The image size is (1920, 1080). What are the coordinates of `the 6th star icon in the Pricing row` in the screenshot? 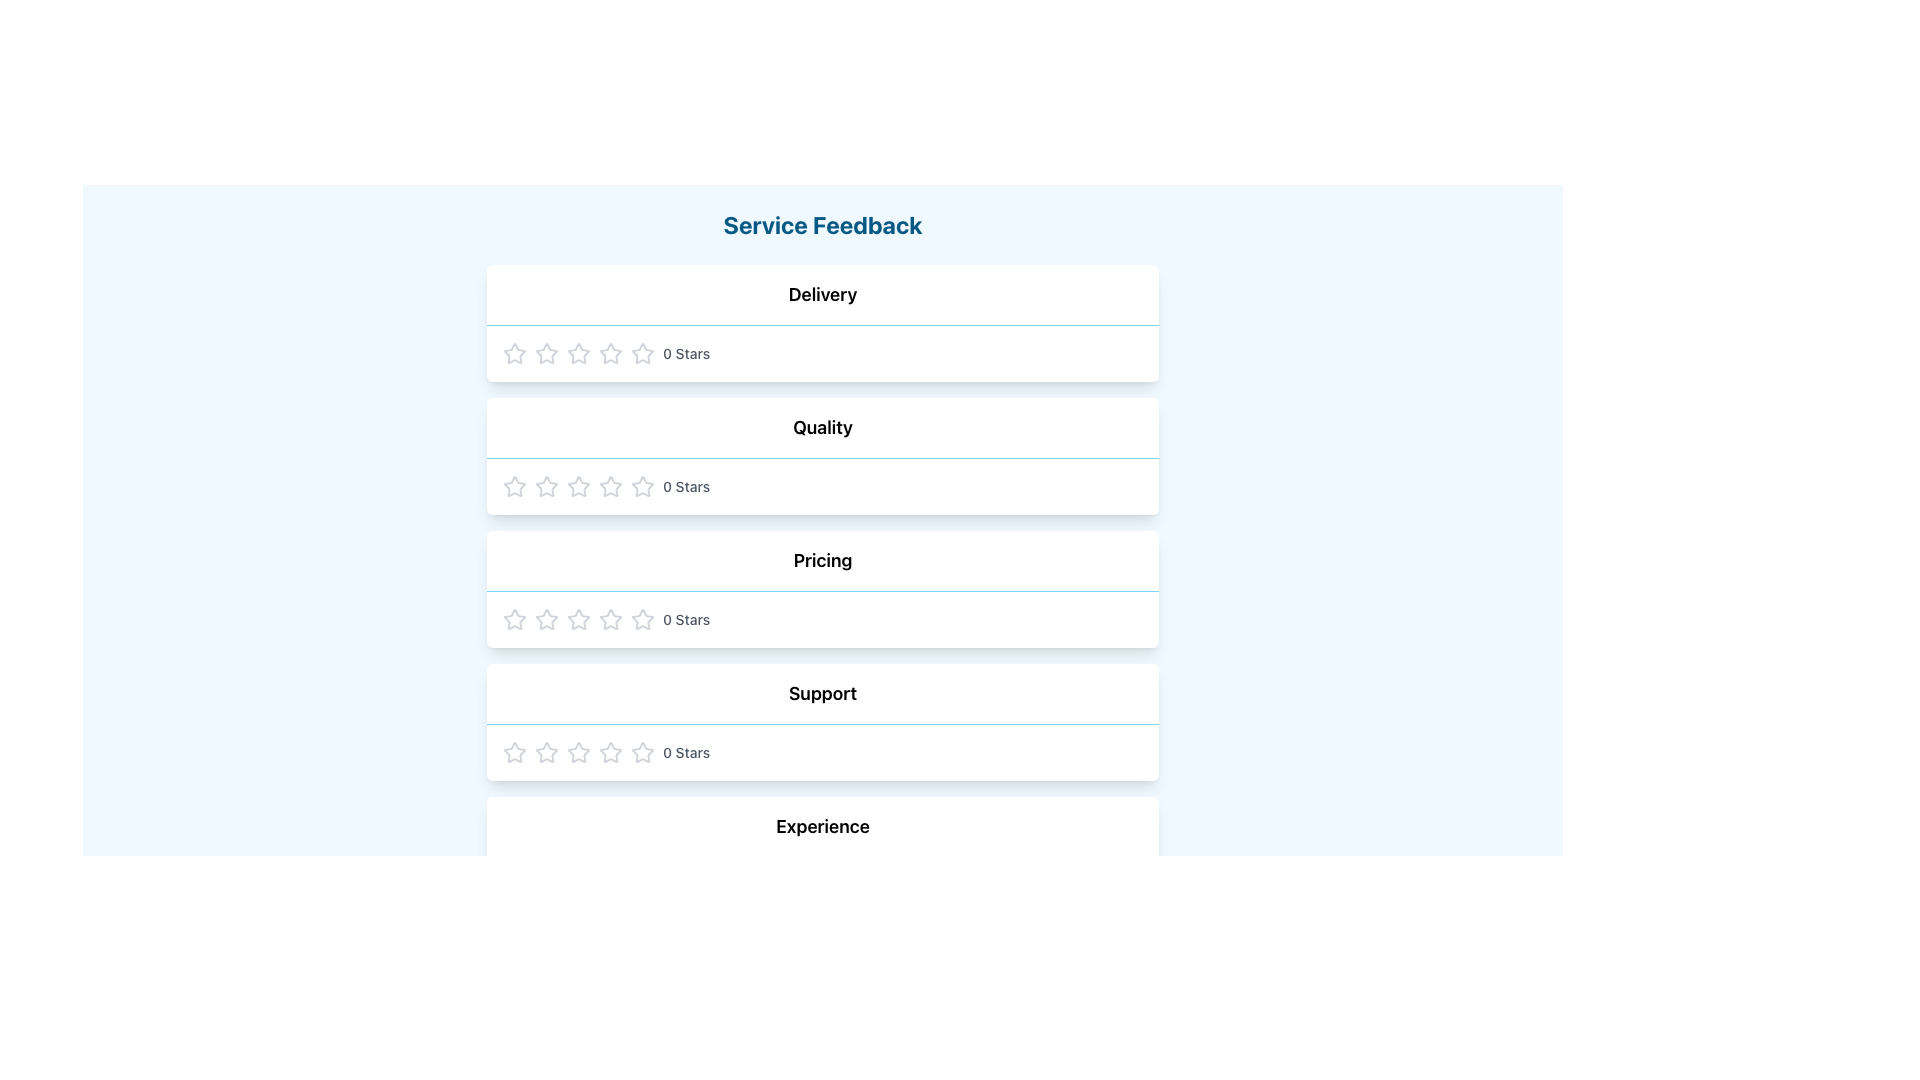 It's located at (609, 619).